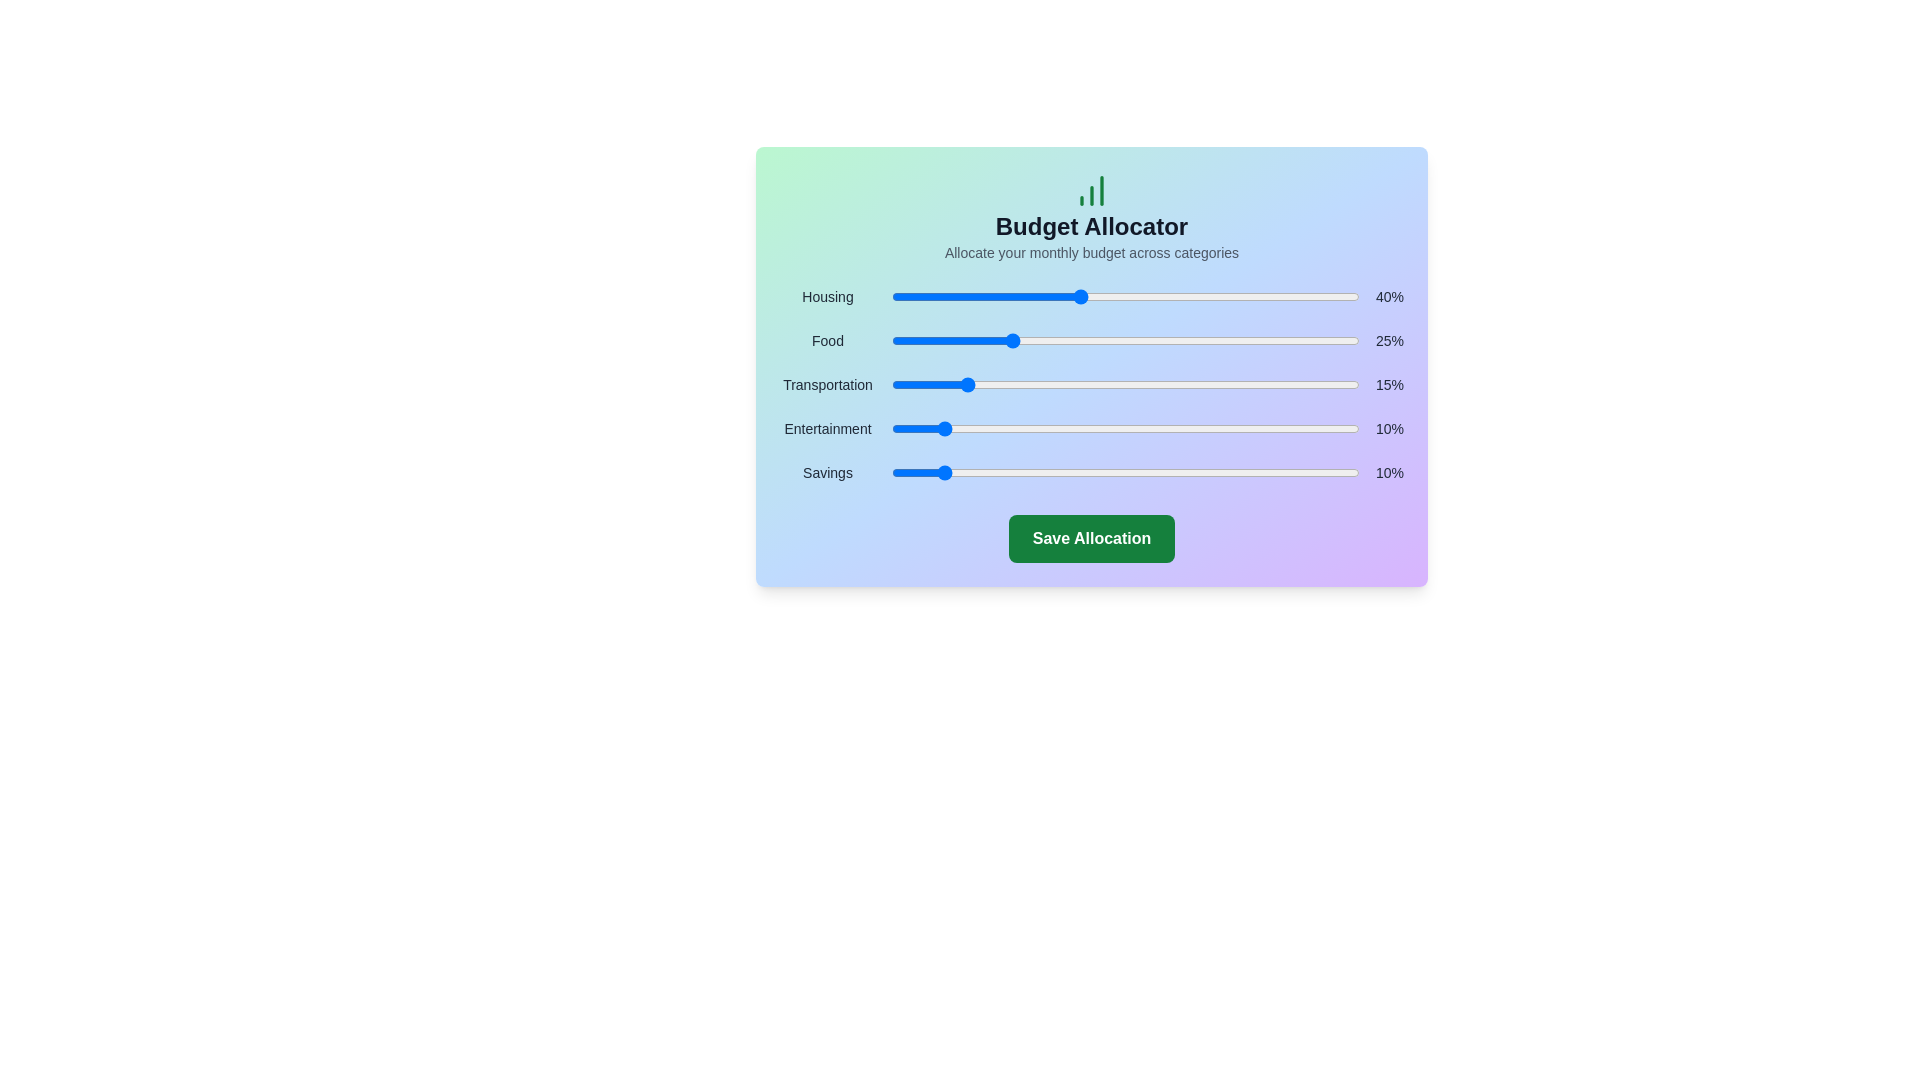 The width and height of the screenshot is (1920, 1080). I want to click on 'Save Allocation' button to save the current budget allocation, so click(1090, 538).